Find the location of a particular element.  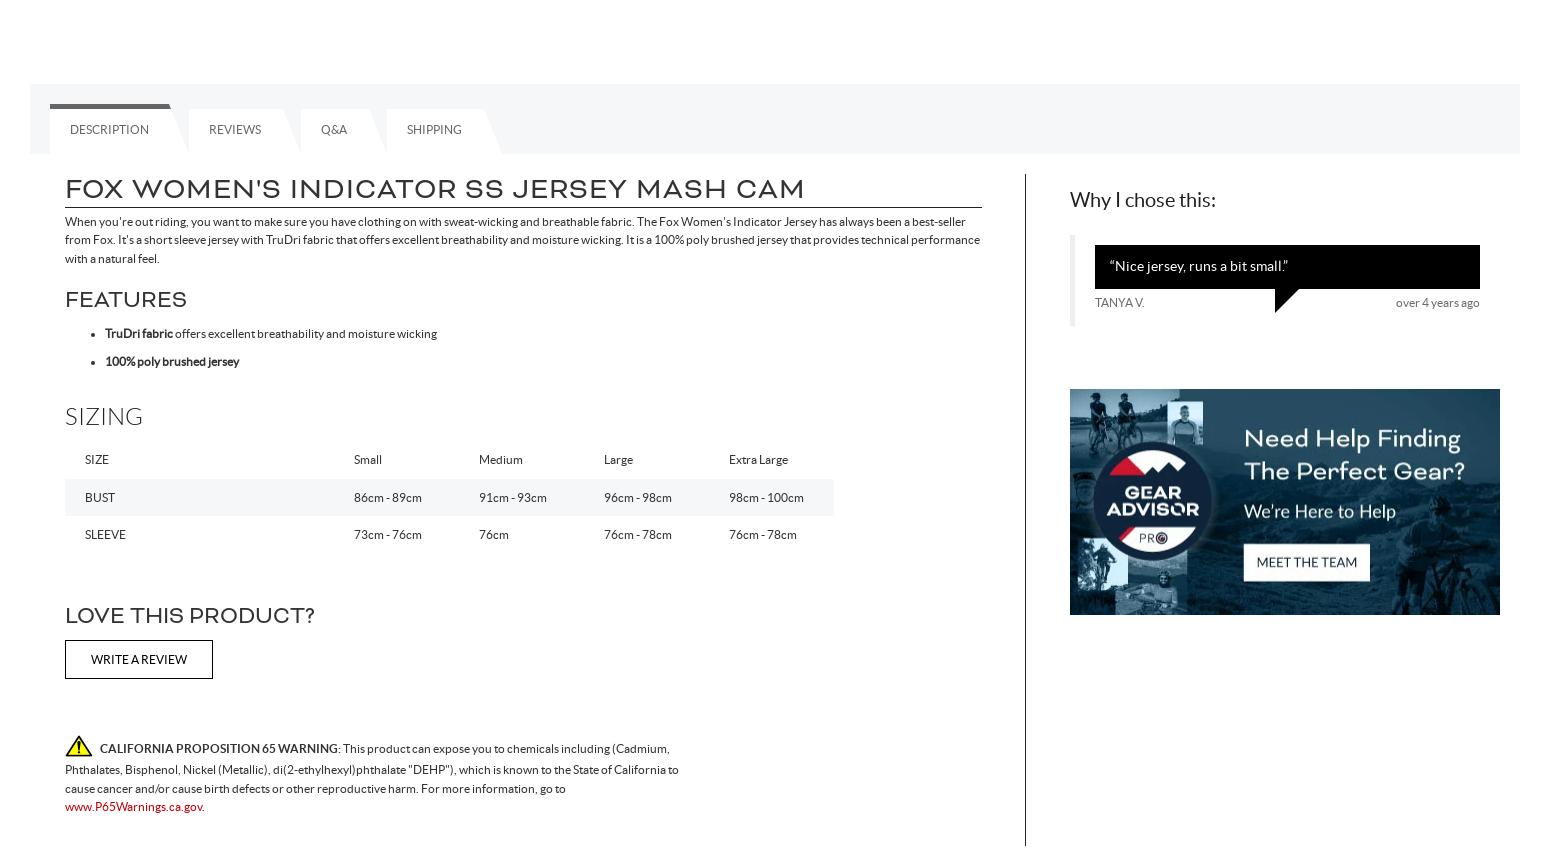

'Q&A' is located at coordinates (333, 128).